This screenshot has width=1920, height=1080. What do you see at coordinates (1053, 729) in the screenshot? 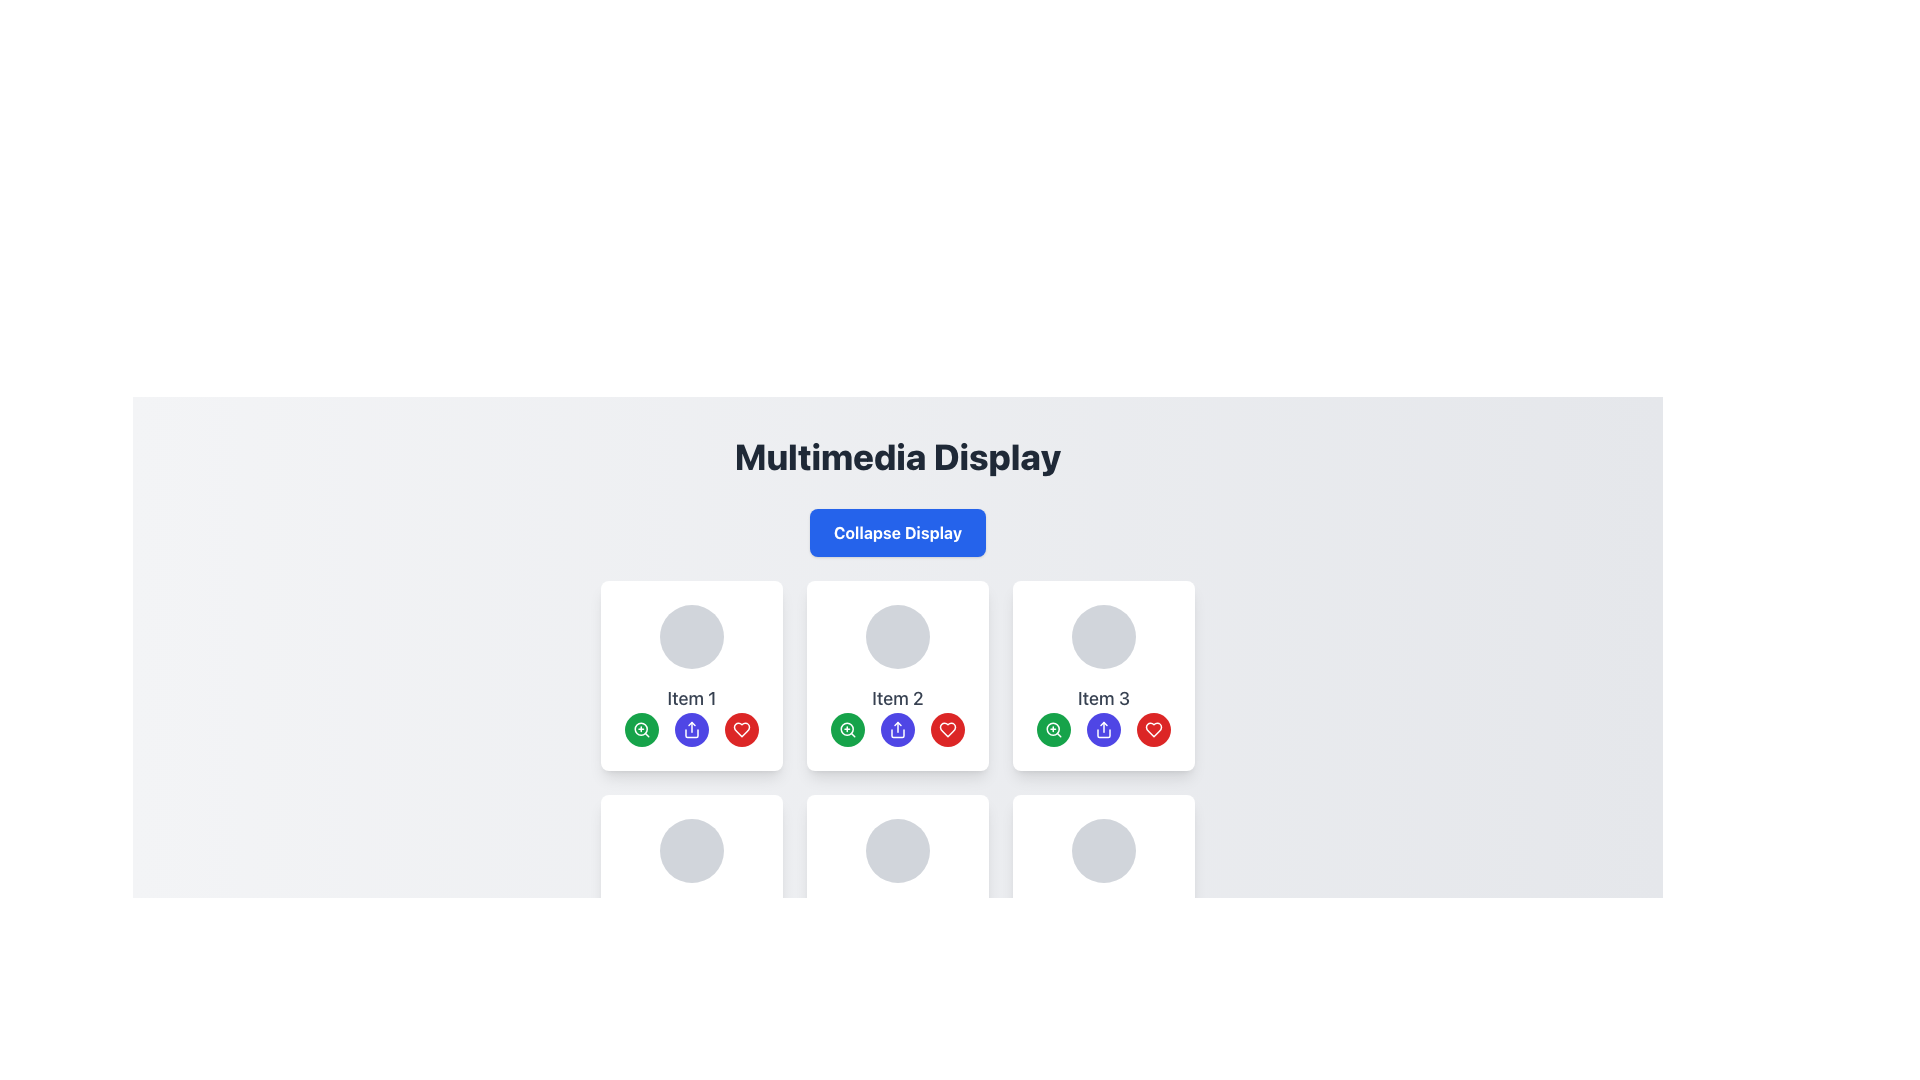
I see `the circular green zoom-in button with a white magnifying glass icon` at bounding box center [1053, 729].